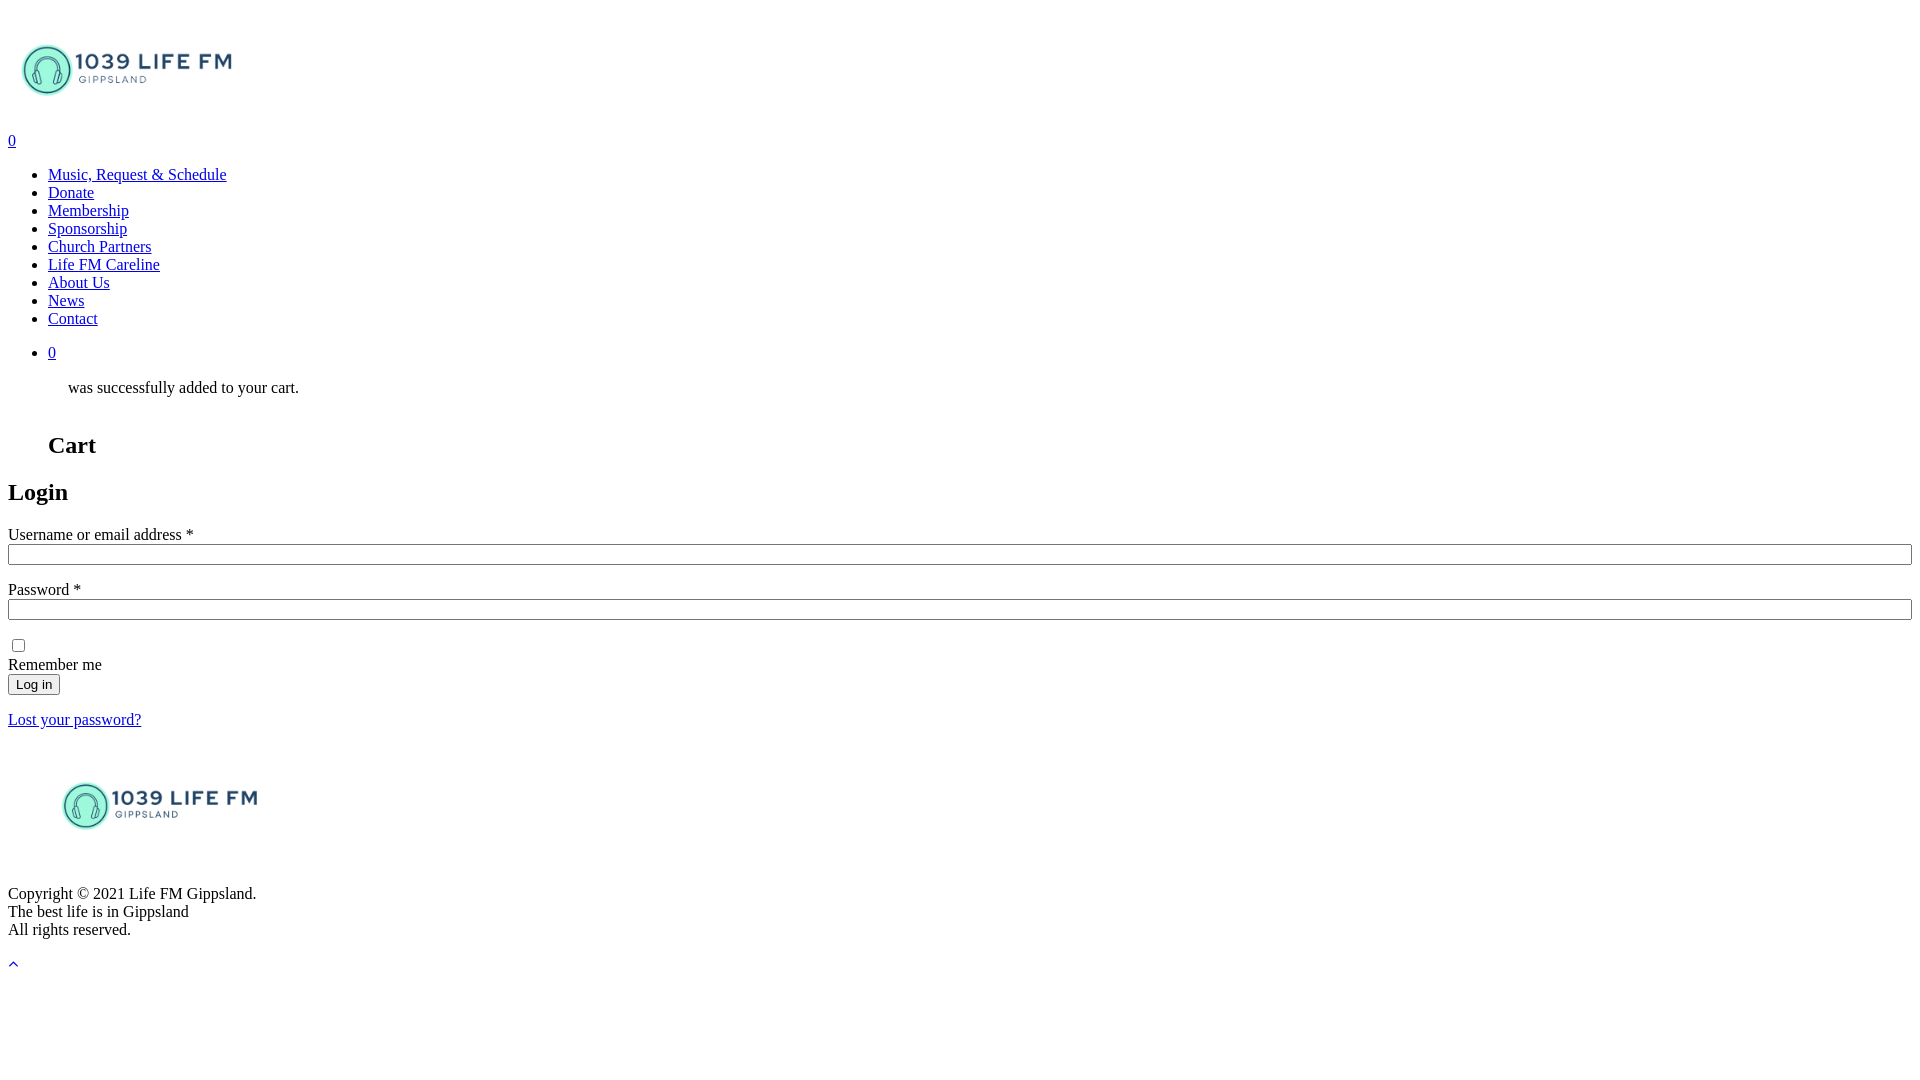  I want to click on 'Donate', so click(71, 192).